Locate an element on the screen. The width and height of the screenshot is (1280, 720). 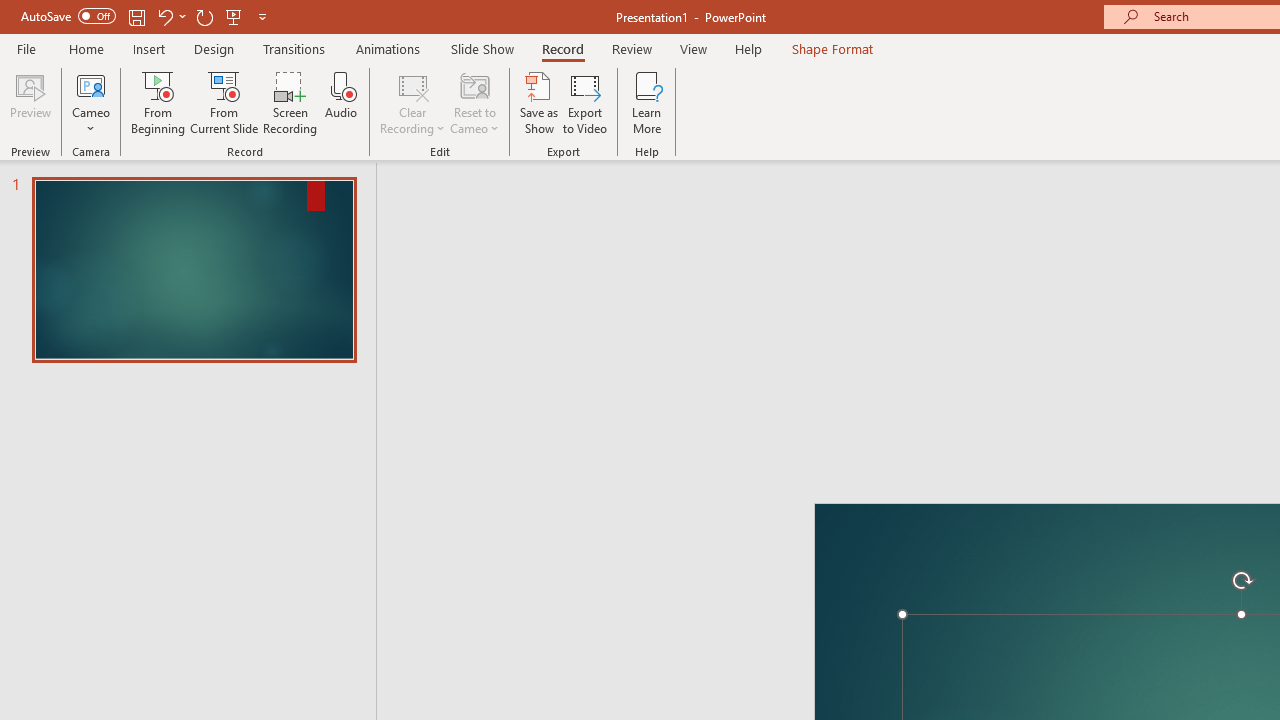
'Insert' is located at coordinates (148, 48).